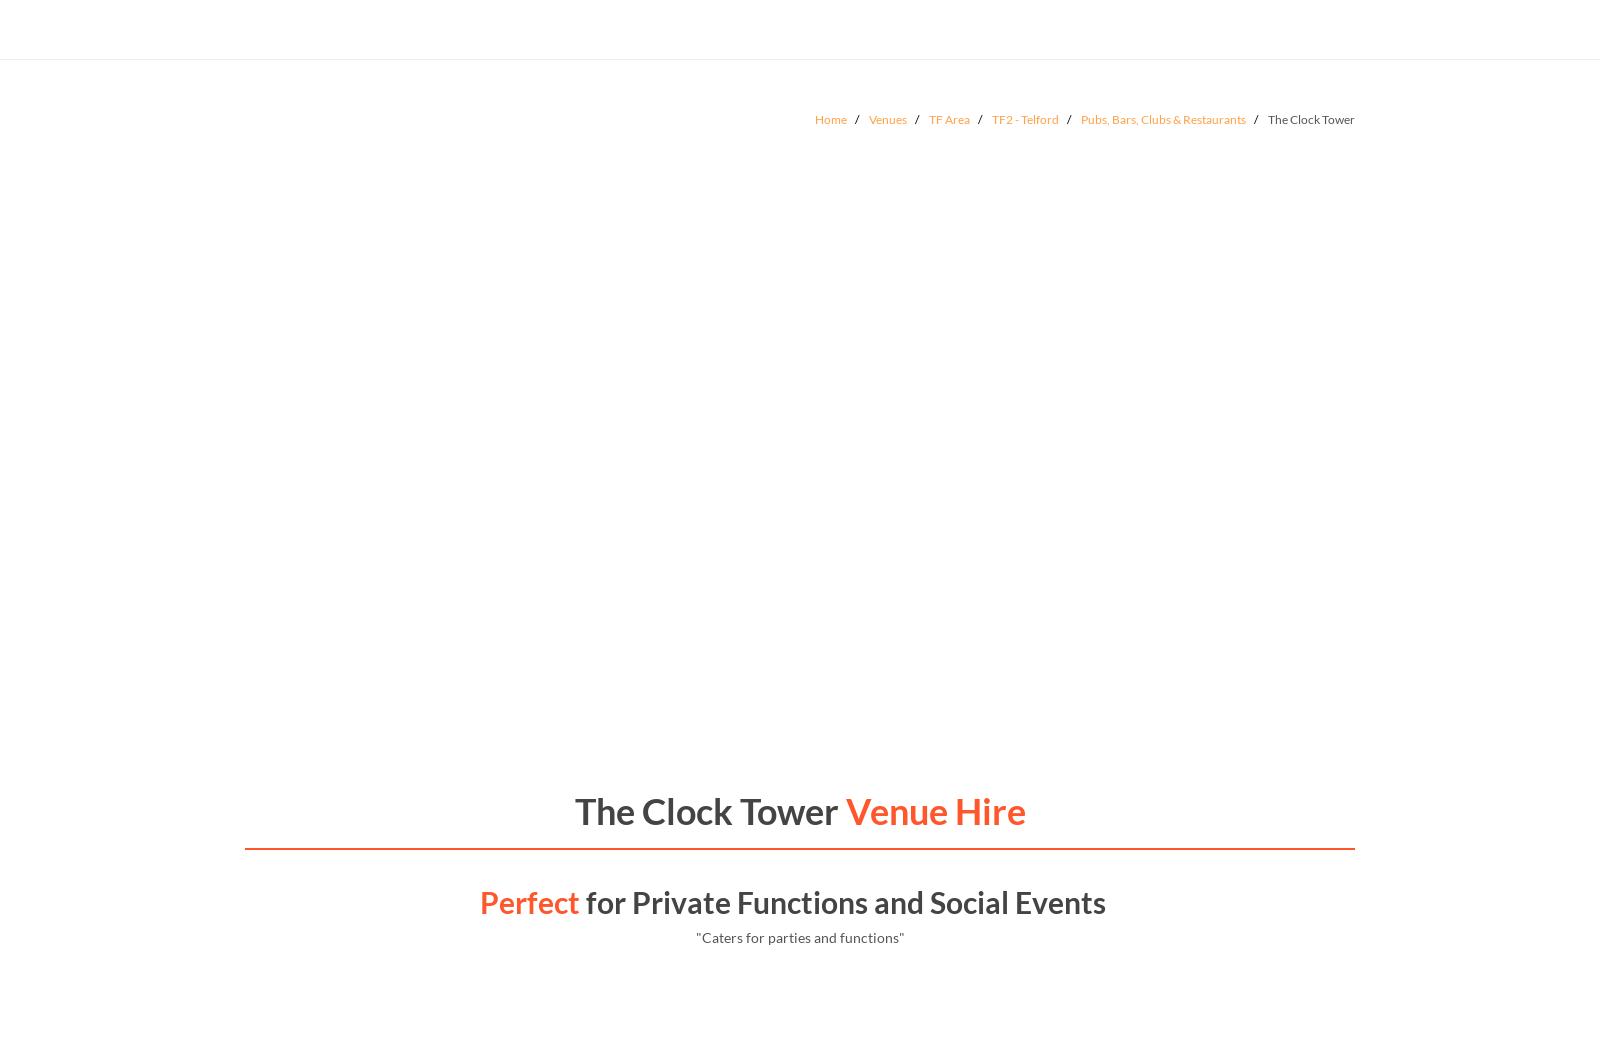  I want to click on 'The Duck at Allscott', so click(363, 827).